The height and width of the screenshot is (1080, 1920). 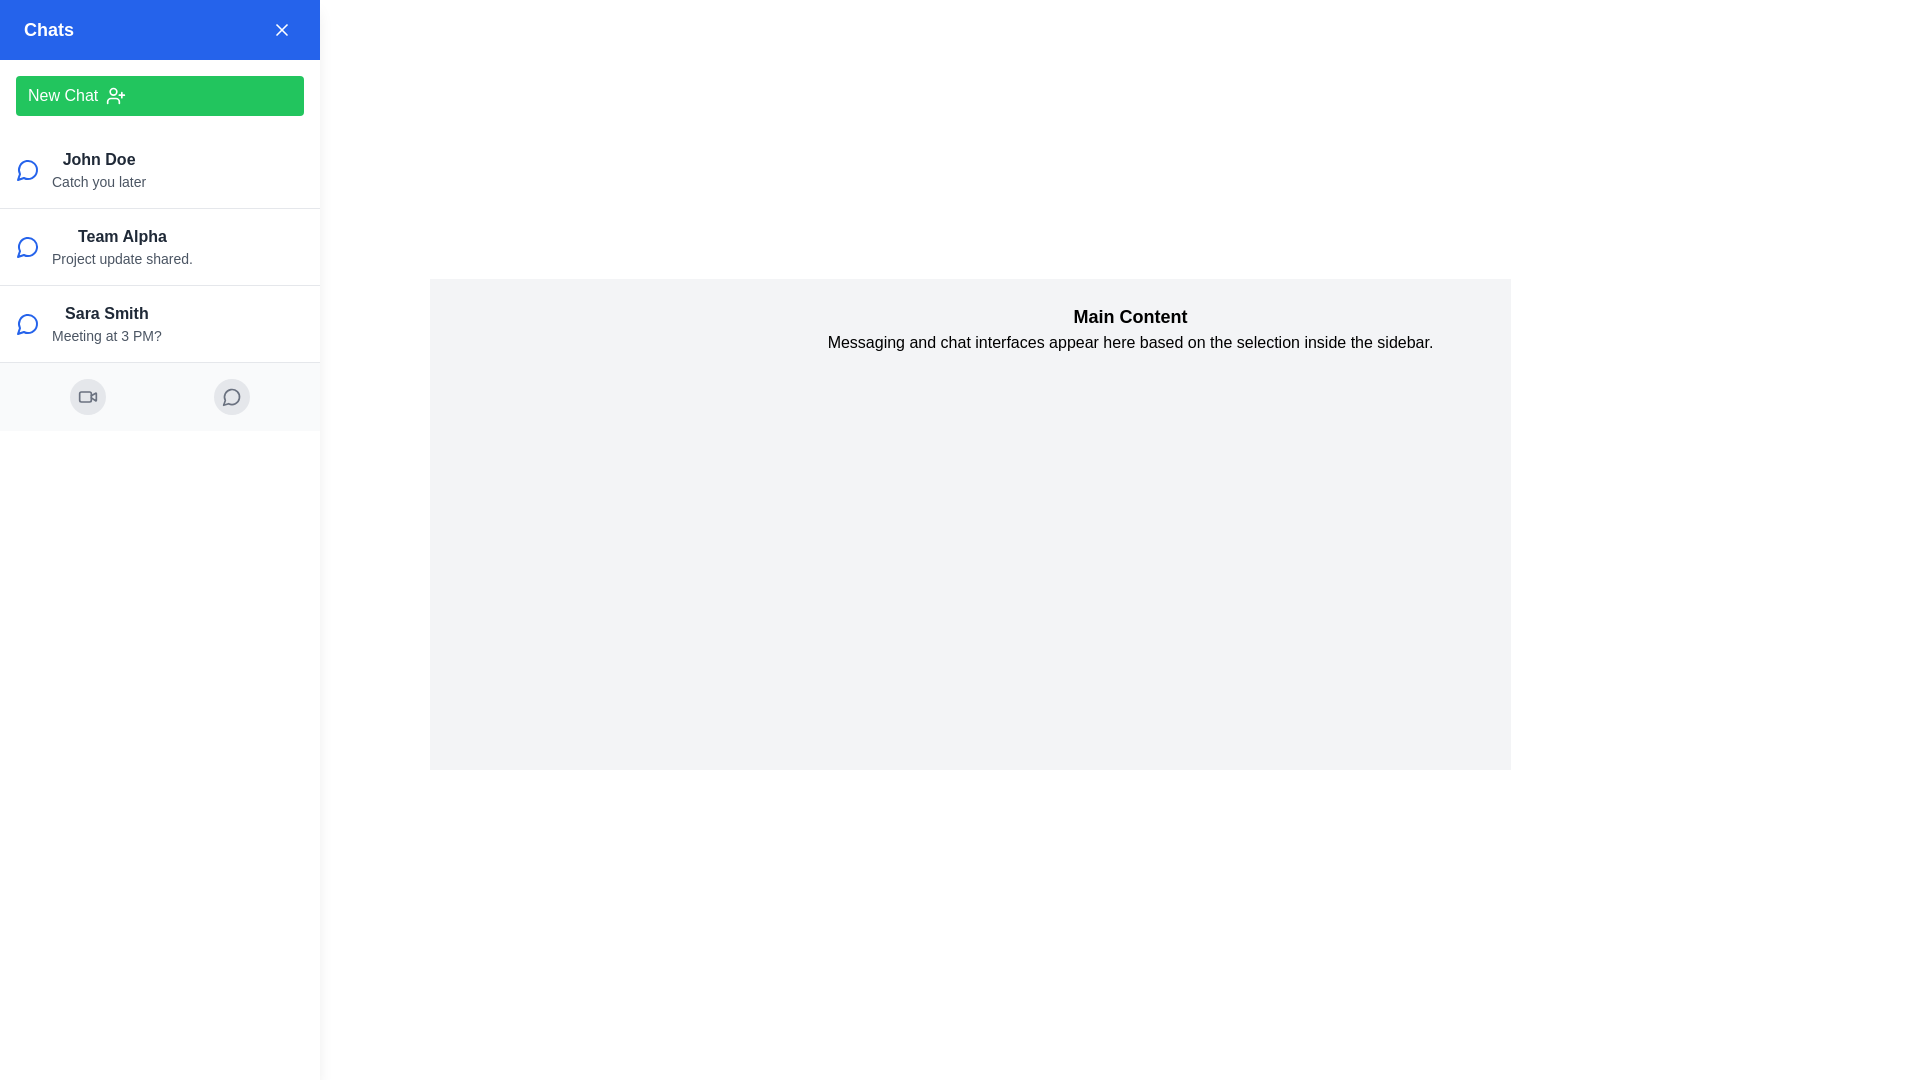 What do you see at coordinates (28, 168) in the screenshot?
I see `the conversation icon (SVG) located in the sidebar chat area, positioned to the left of the 'John DoeCatch you later' text group` at bounding box center [28, 168].